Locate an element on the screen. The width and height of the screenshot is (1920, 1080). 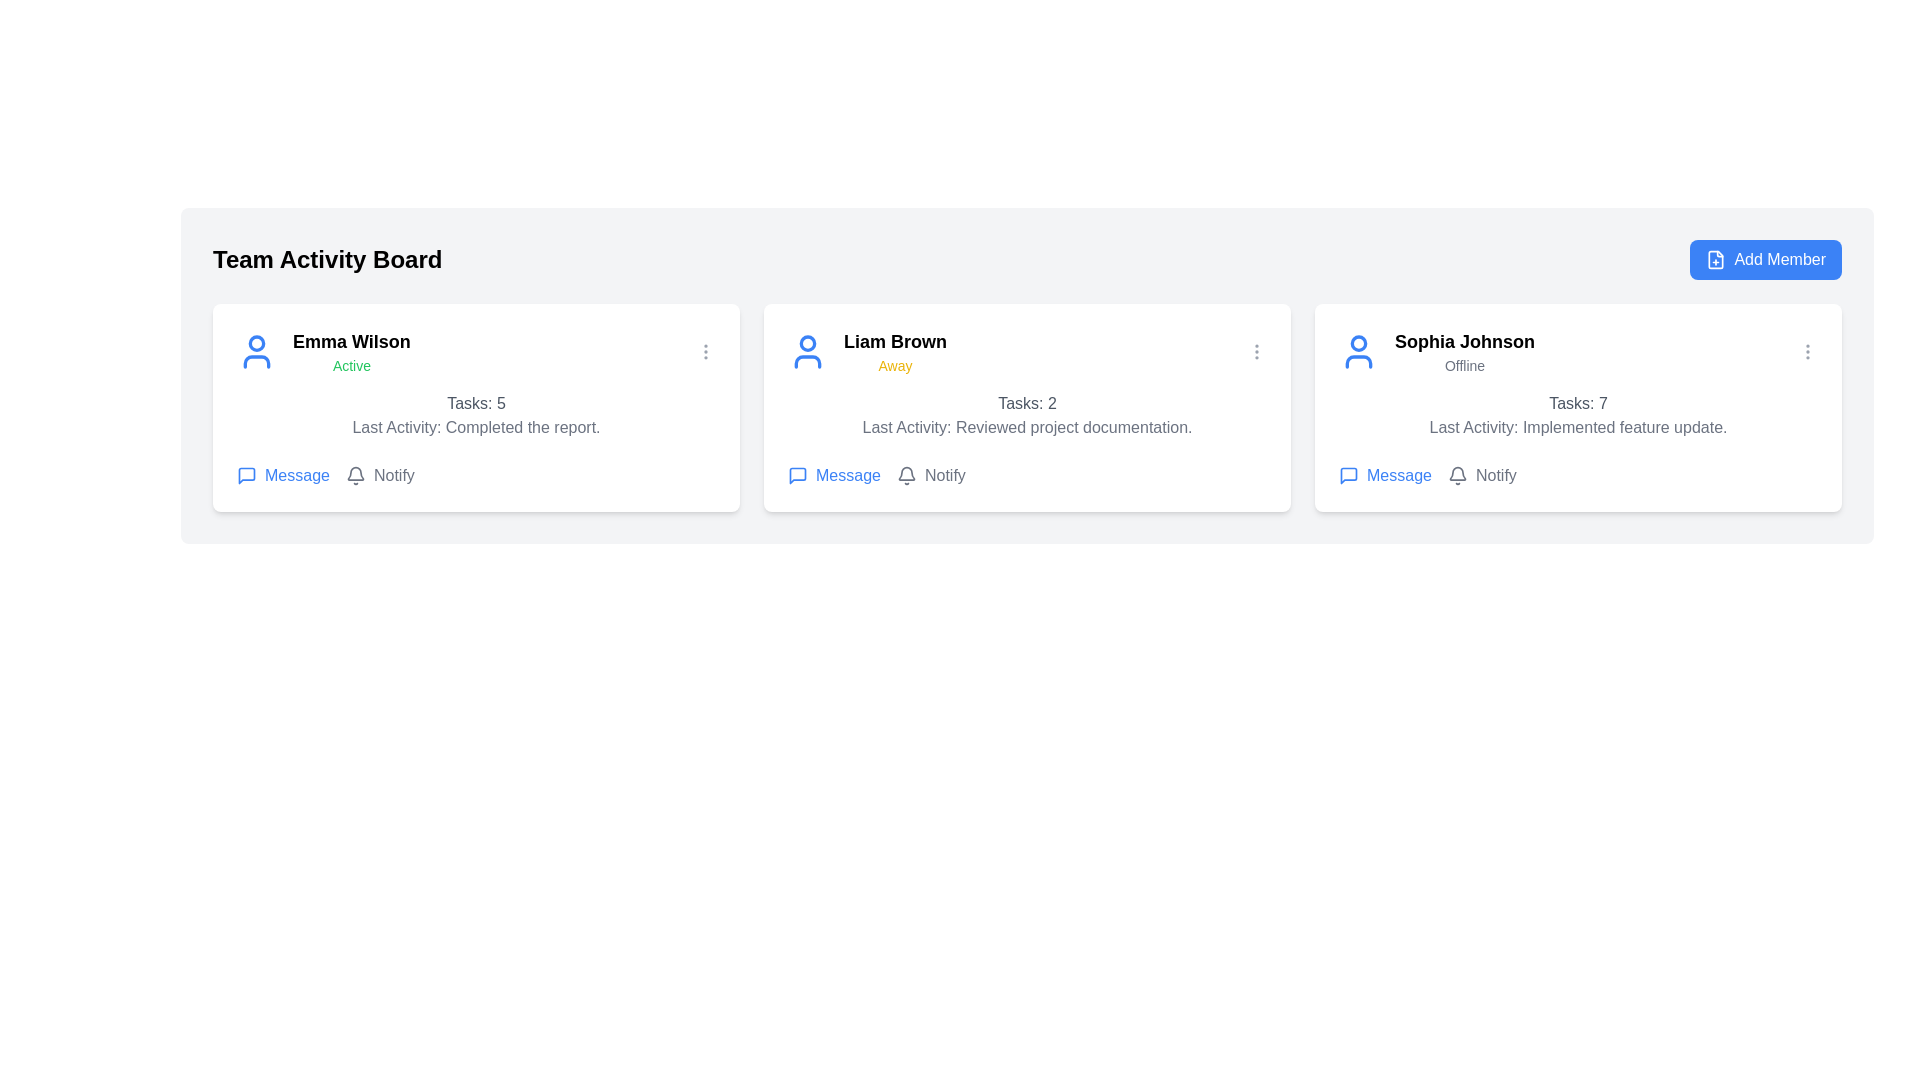
the interactive 'Notify' button, which features a bell icon and changes shade when hovered, located to the right of the 'Message' option for 'Sophia Johnson' is located at coordinates (1482, 475).